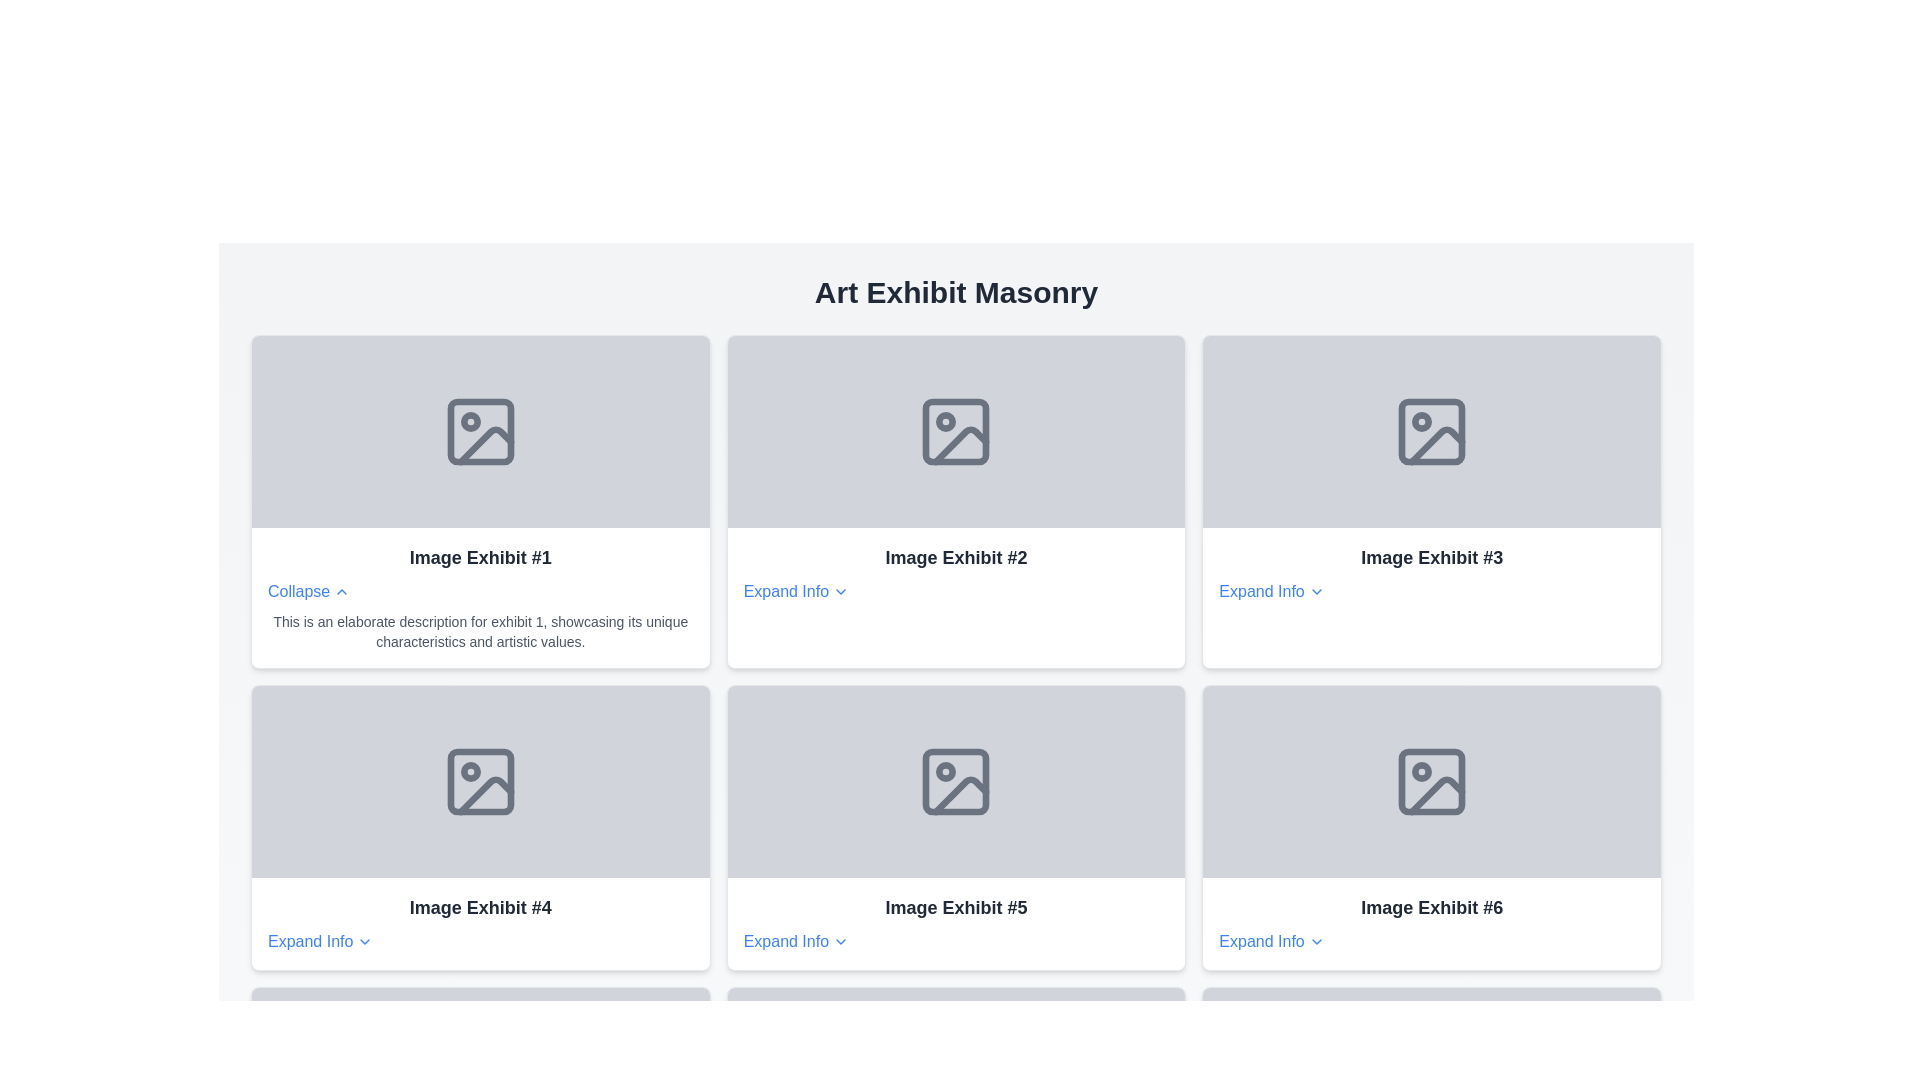 The height and width of the screenshot is (1080, 1920). I want to click on the text label for the sixth exhibit in the 'Art Exhibit Masonry' layout, located in the bottom-right cell of the grid, above the 'Expand Info' link, so click(1431, 907).